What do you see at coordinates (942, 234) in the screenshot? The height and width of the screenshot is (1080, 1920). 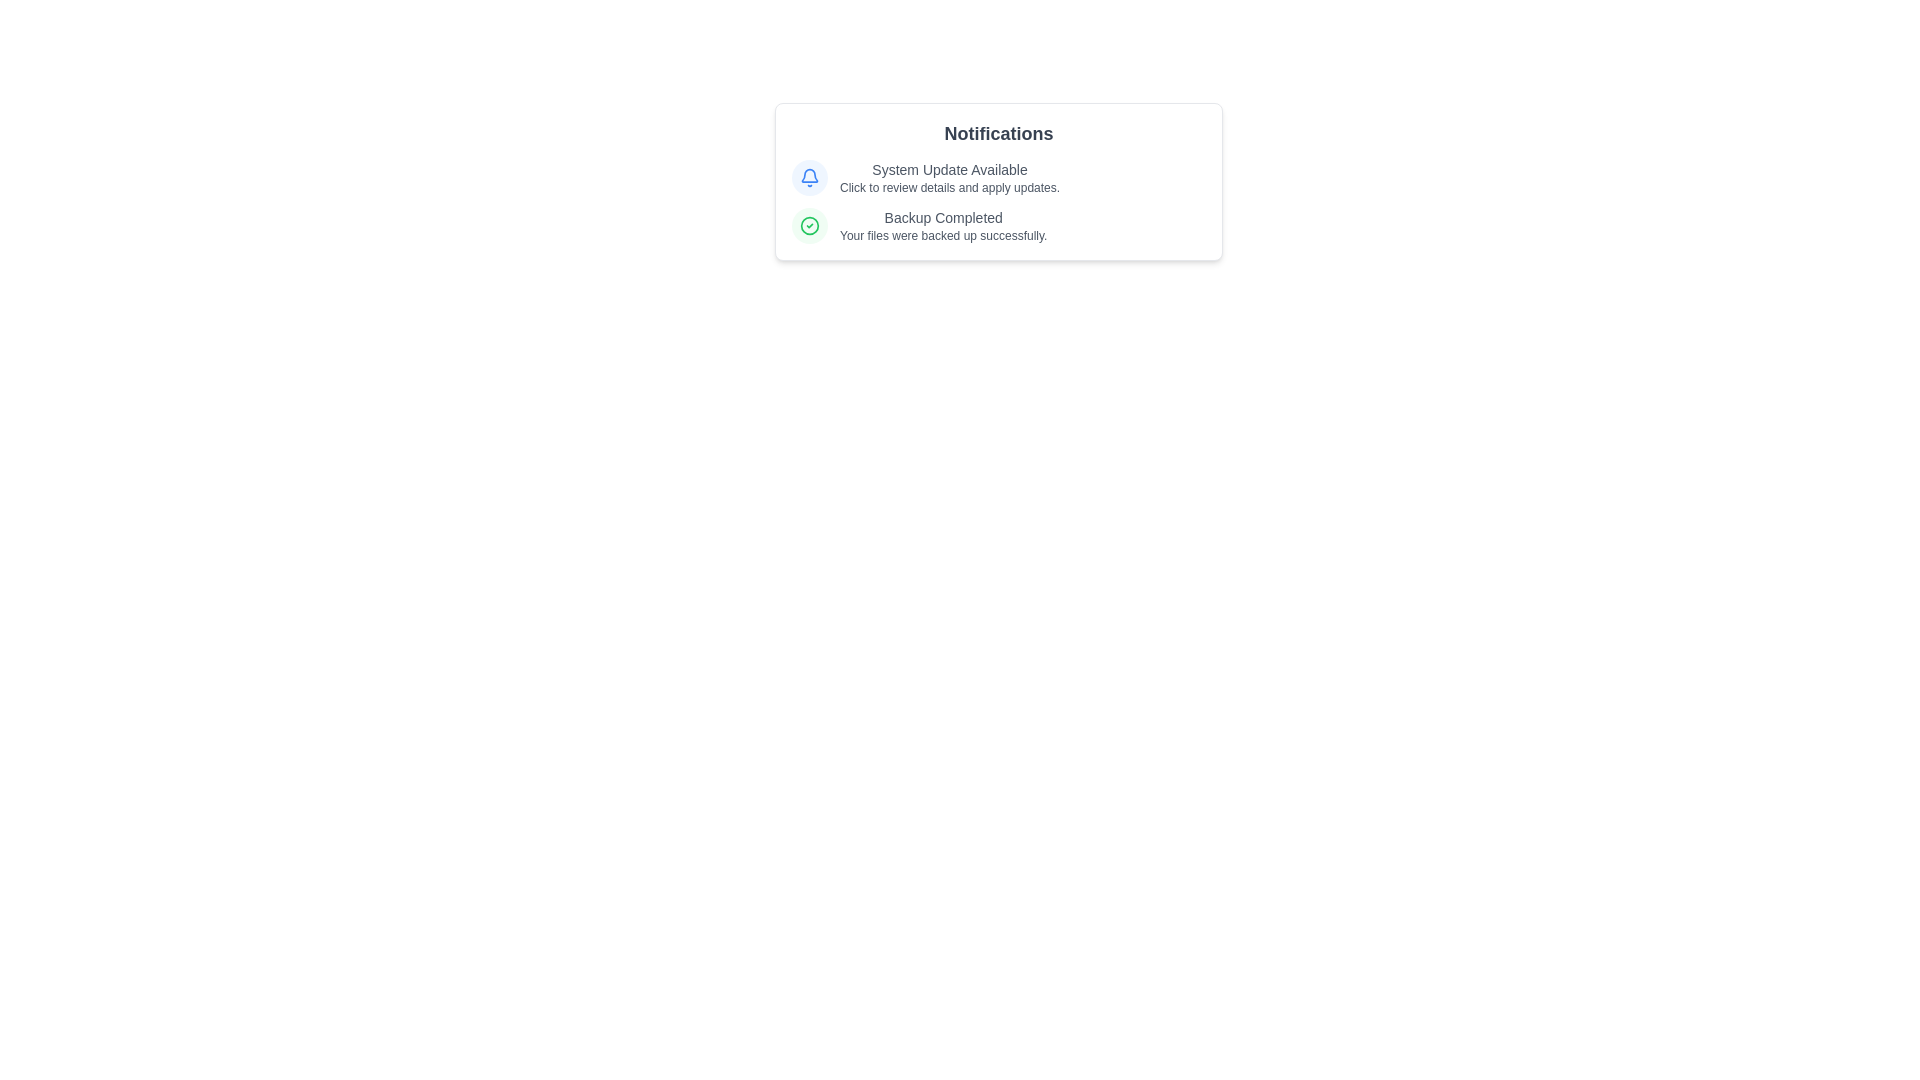 I see `the text label that provides confirmation details about the completed backup process, located in the second line within the notification card following 'Backup Completed'` at bounding box center [942, 234].